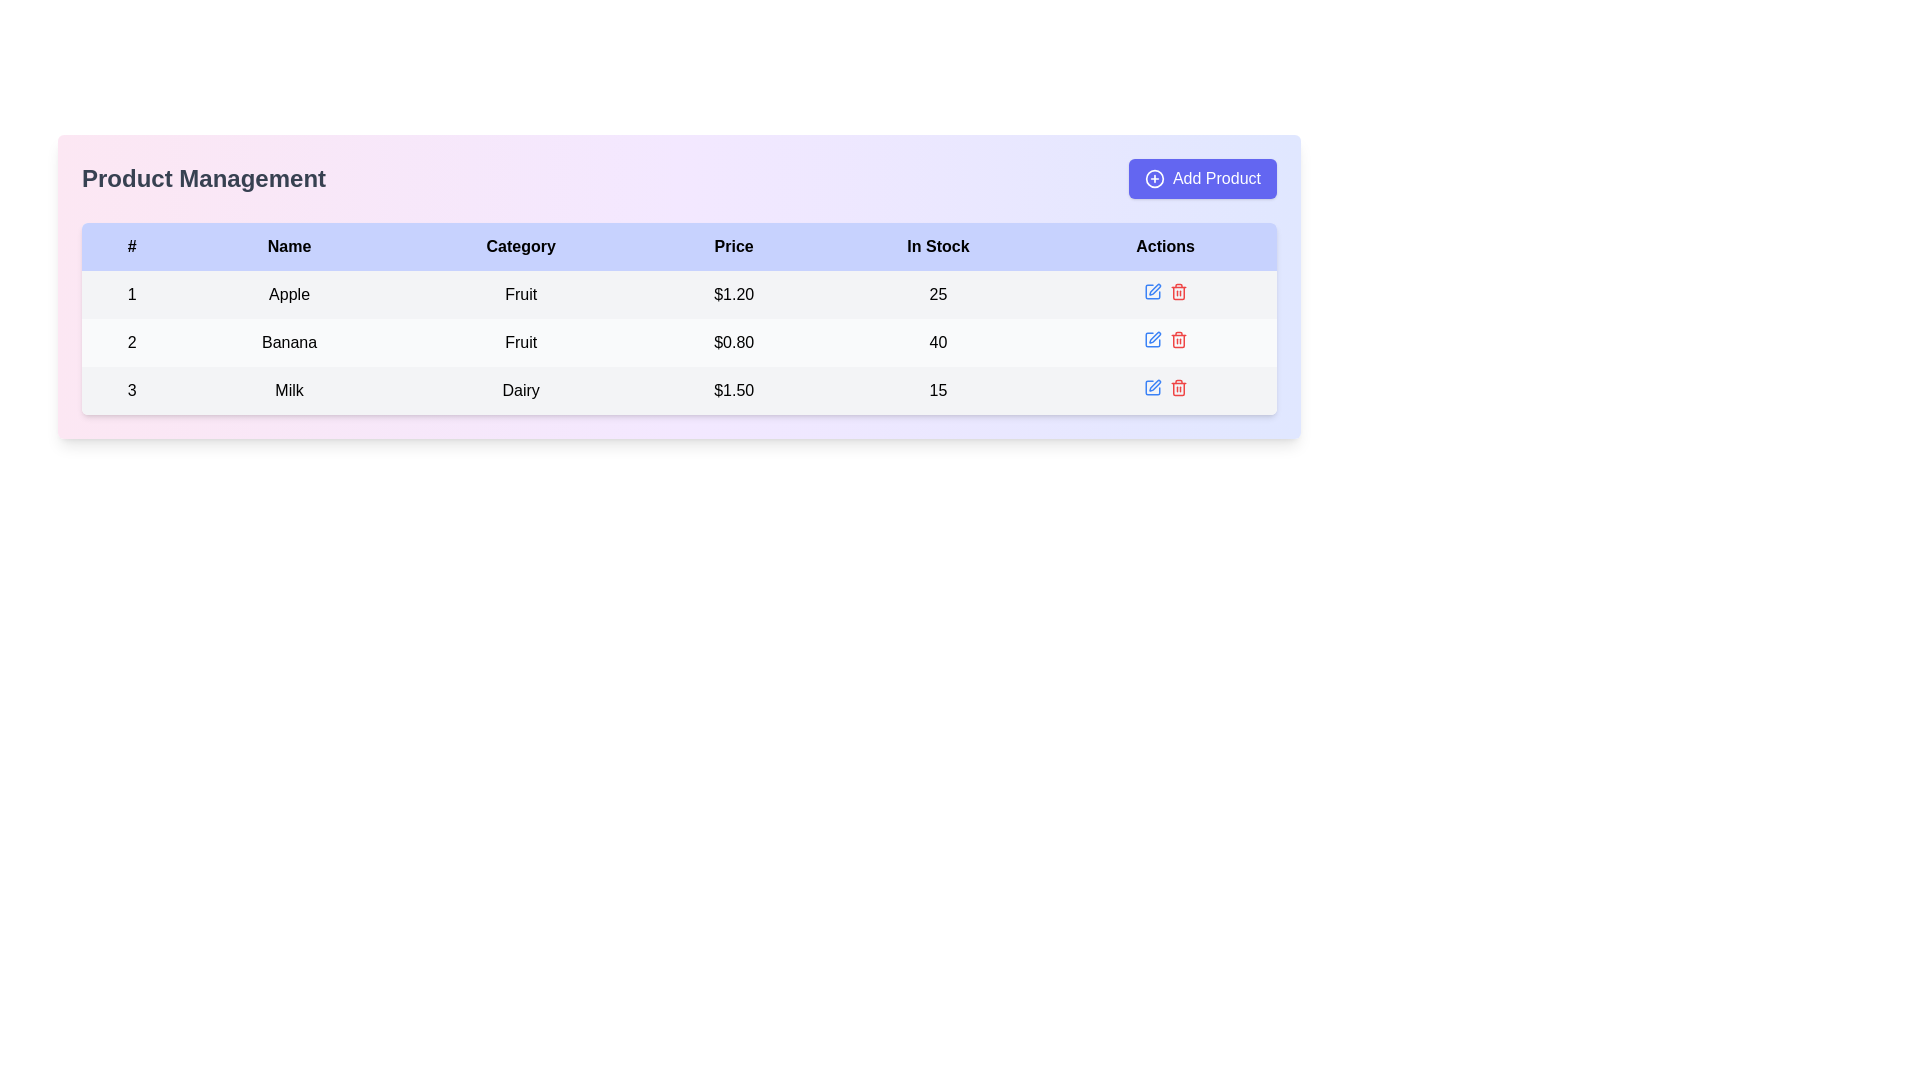  Describe the element at coordinates (521, 342) in the screenshot. I see `the text label displaying 'Fruit' in bold black text, located in the second row of the product table under the 'Category' column, adjacent to 'Banana' and '$0.80'` at that location.